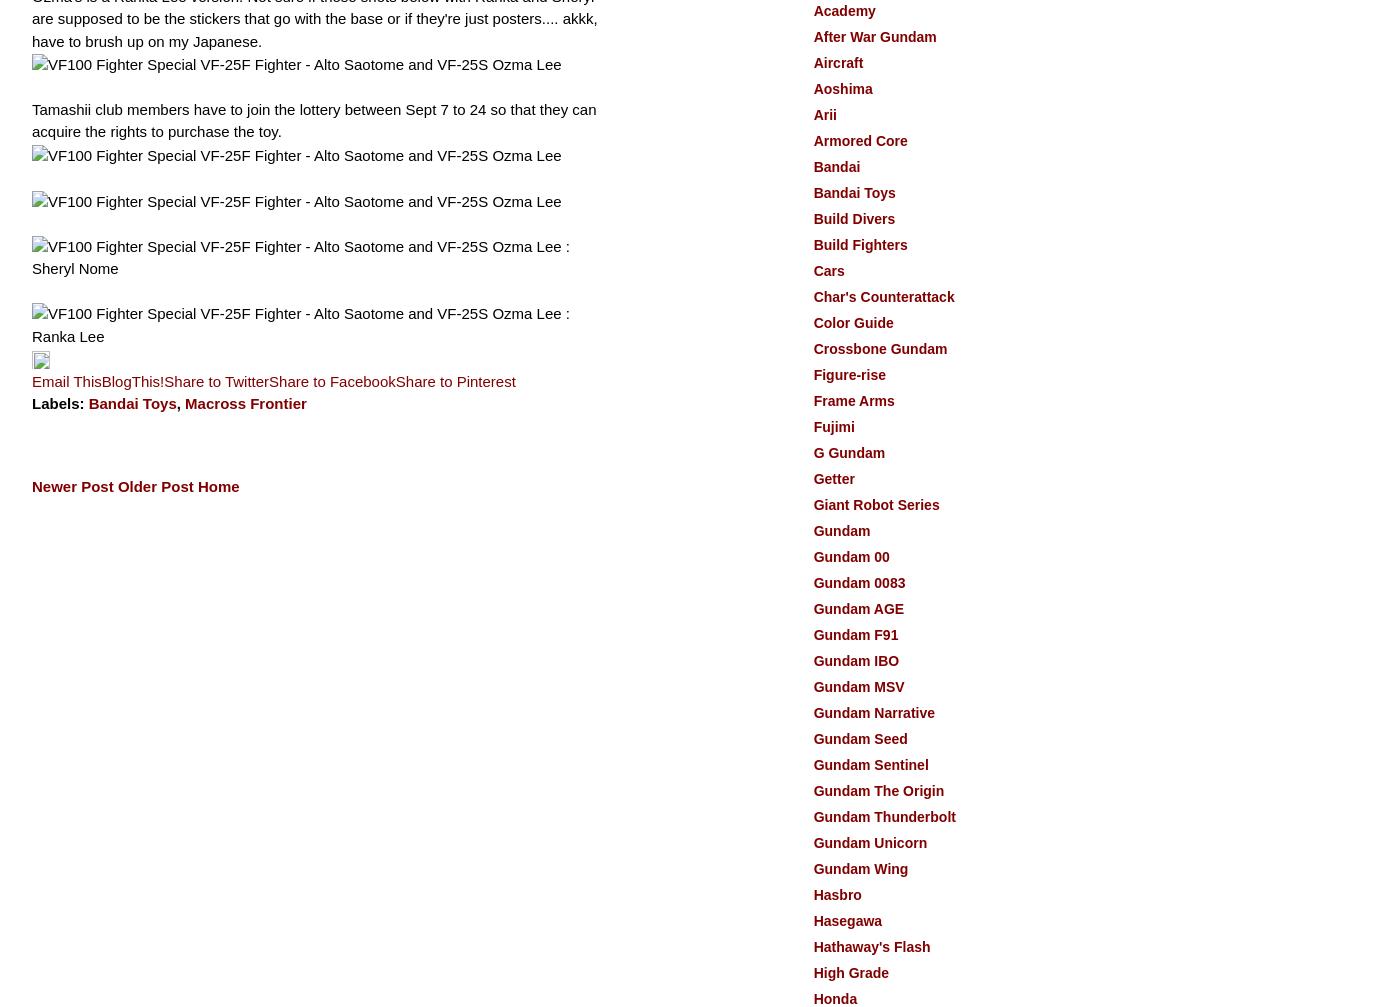 The width and height of the screenshot is (1388, 1007). What do you see at coordinates (858, 685) in the screenshot?
I see `'Gundam MSV'` at bounding box center [858, 685].